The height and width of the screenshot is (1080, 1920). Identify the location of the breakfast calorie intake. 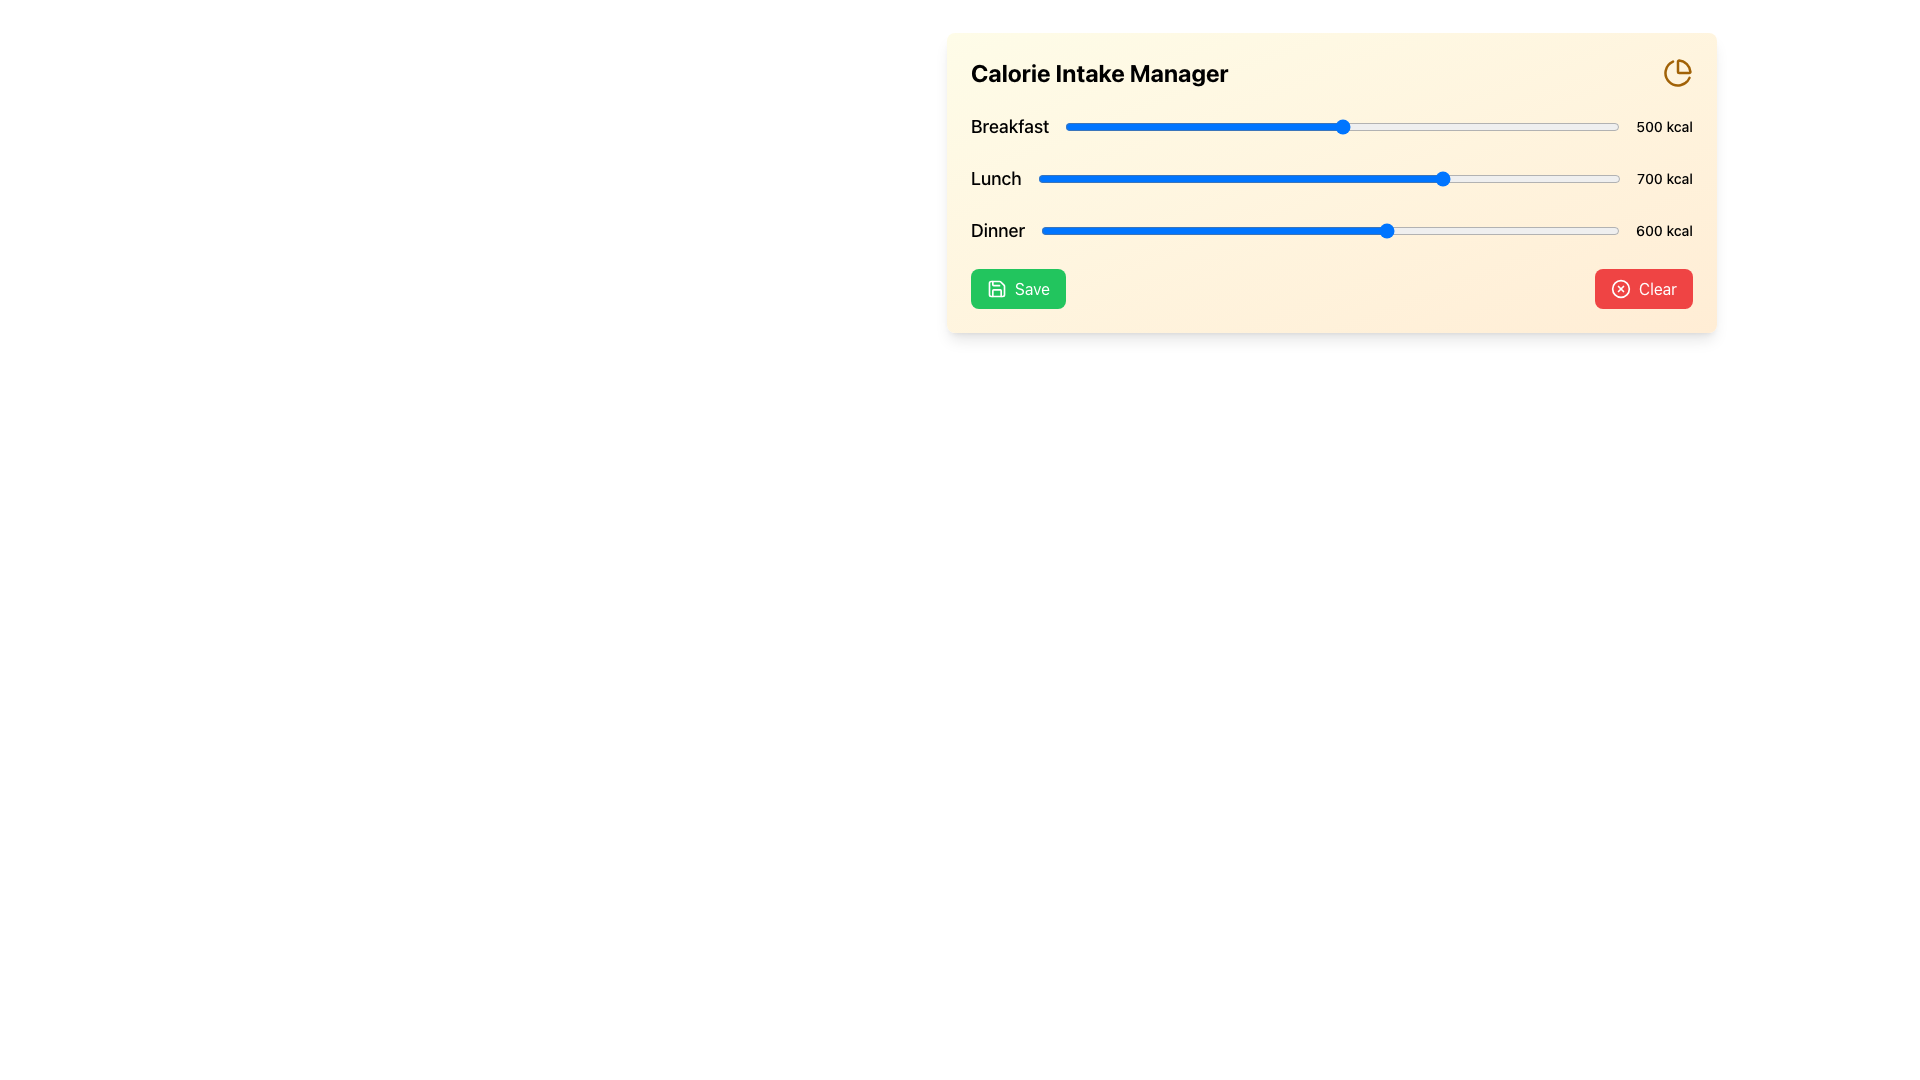
(1088, 127).